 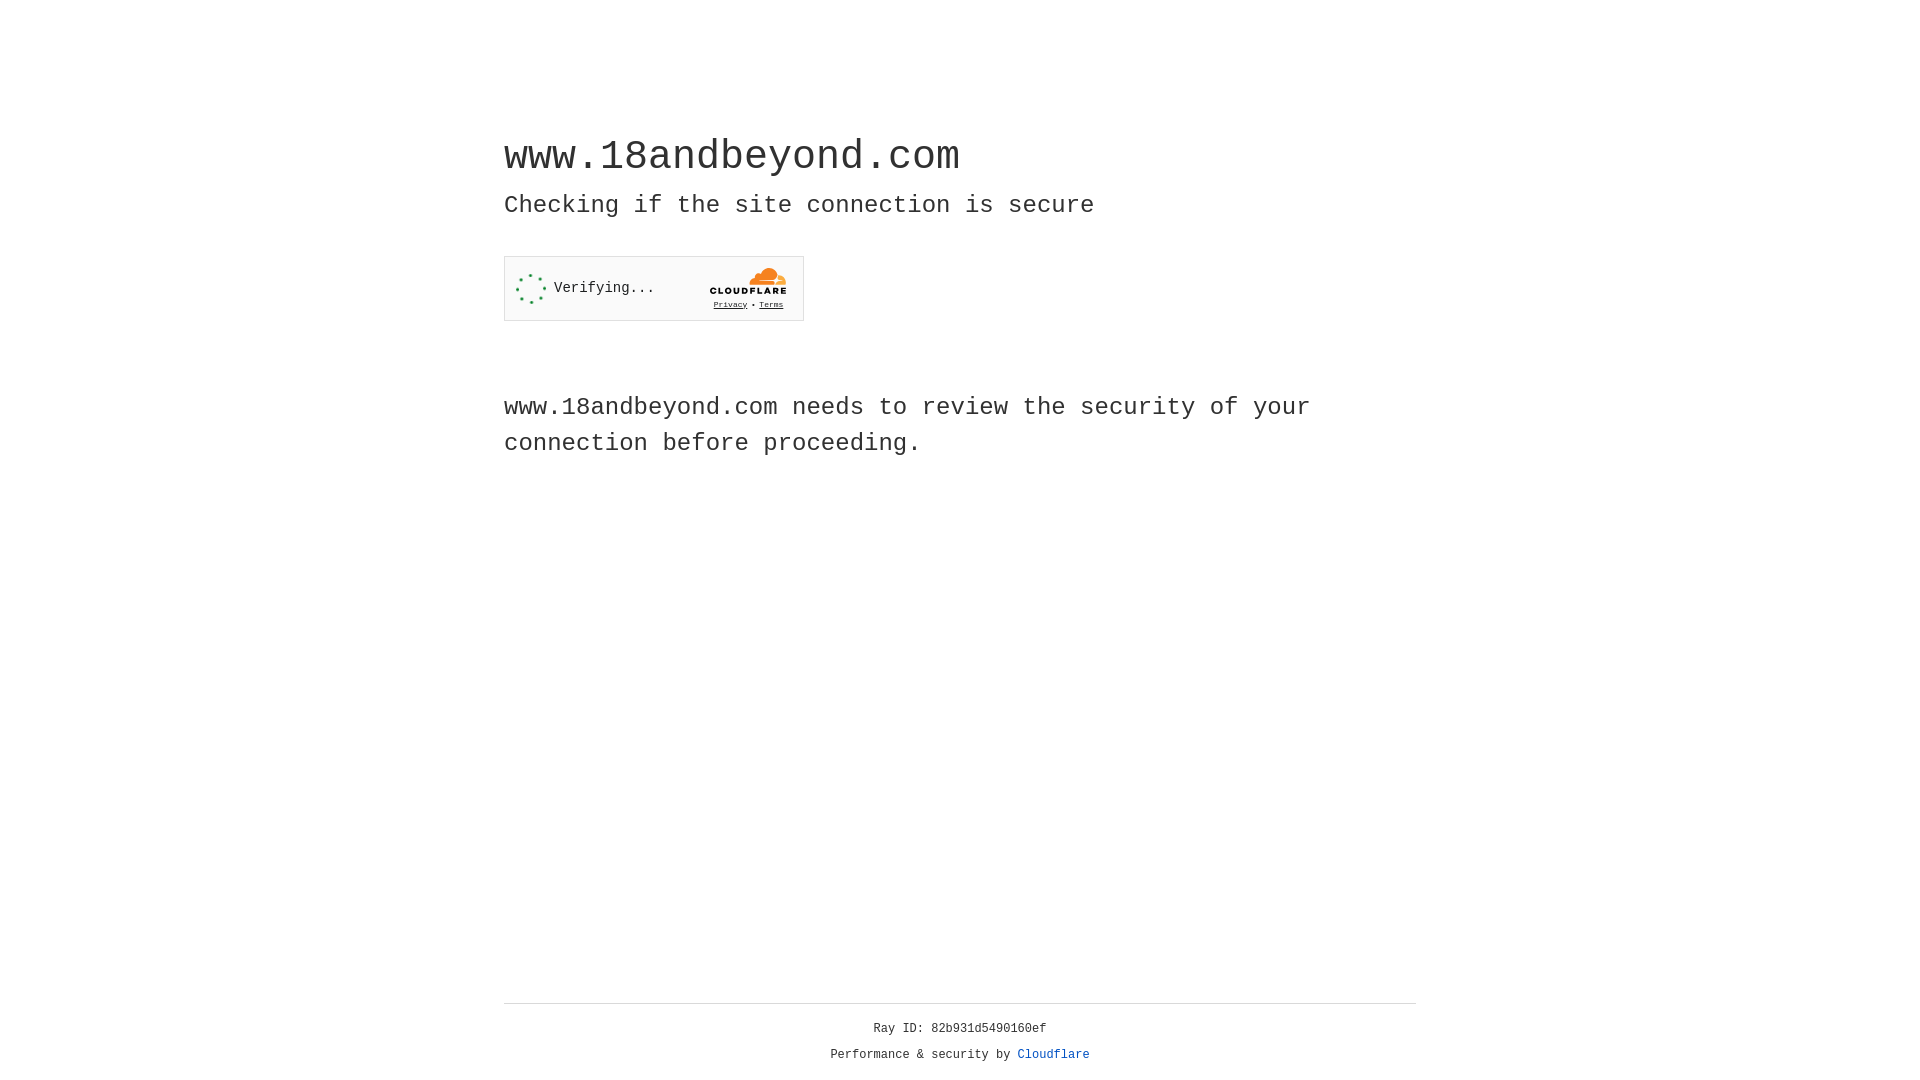 What do you see at coordinates (653, 288) in the screenshot?
I see `'Widget containing a Cloudflare security challenge'` at bounding box center [653, 288].